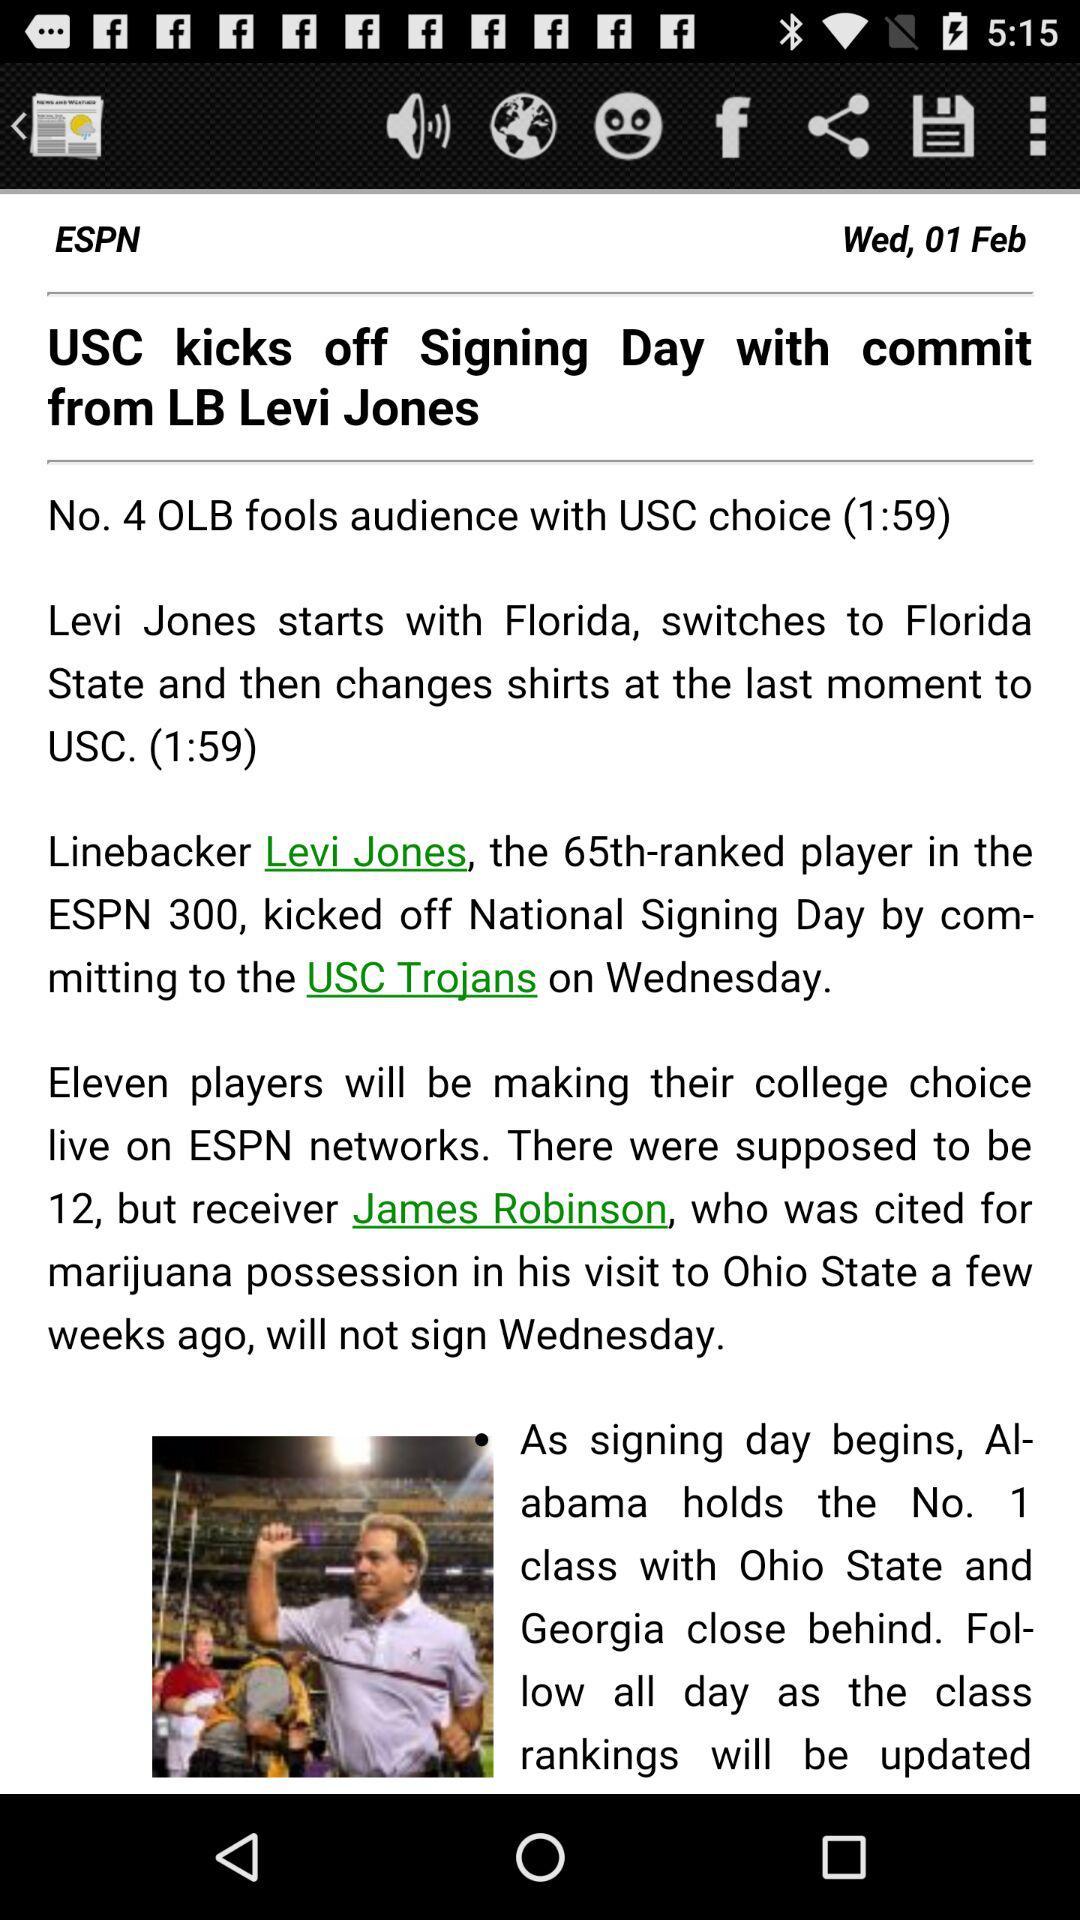 This screenshot has width=1080, height=1920. What do you see at coordinates (417, 124) in the screenshot?
I see `sound option` at bounding box center [417, 124].